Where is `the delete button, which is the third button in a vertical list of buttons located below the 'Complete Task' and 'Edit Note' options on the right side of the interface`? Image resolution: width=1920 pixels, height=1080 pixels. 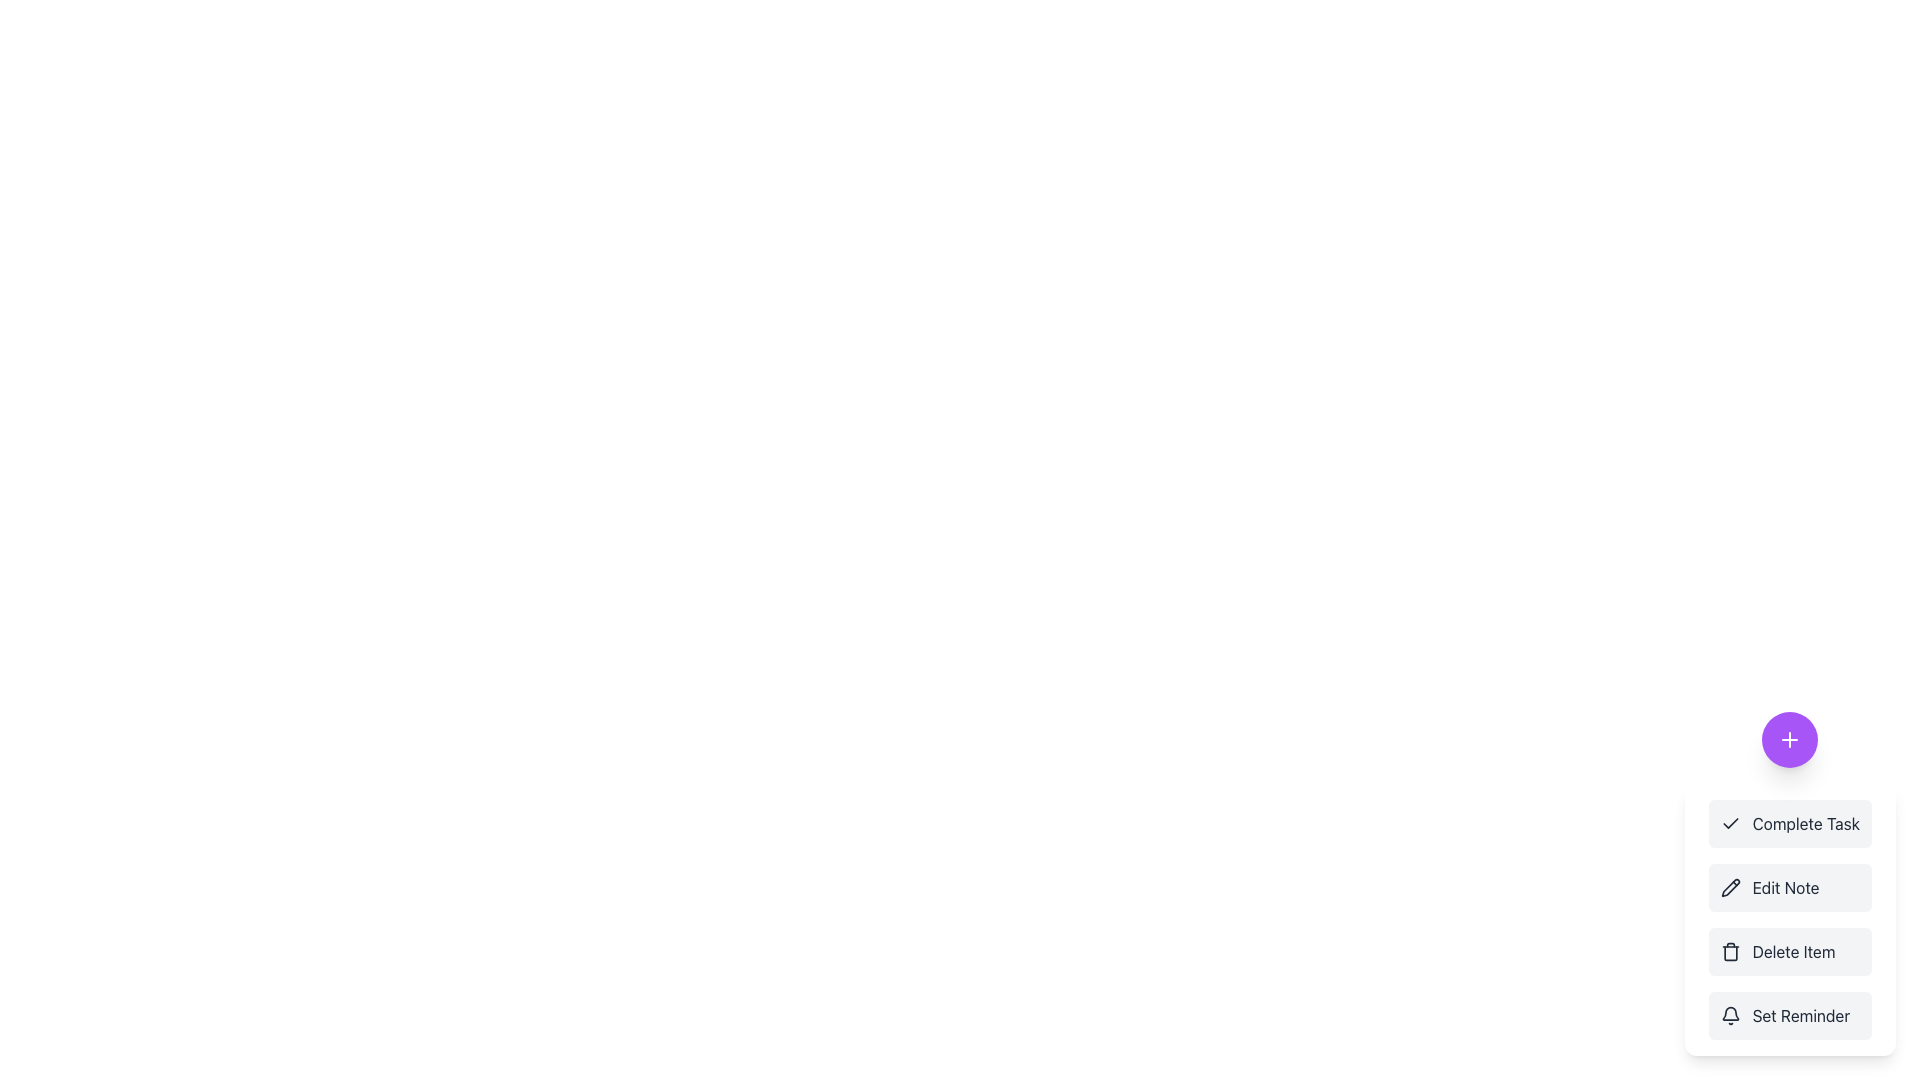
the delete button, which is the third button in a vertical list of buttons located below the 'Complete Task' and 'Edit Note' options on the right side of the interface is located at coordinates (1790, 951).